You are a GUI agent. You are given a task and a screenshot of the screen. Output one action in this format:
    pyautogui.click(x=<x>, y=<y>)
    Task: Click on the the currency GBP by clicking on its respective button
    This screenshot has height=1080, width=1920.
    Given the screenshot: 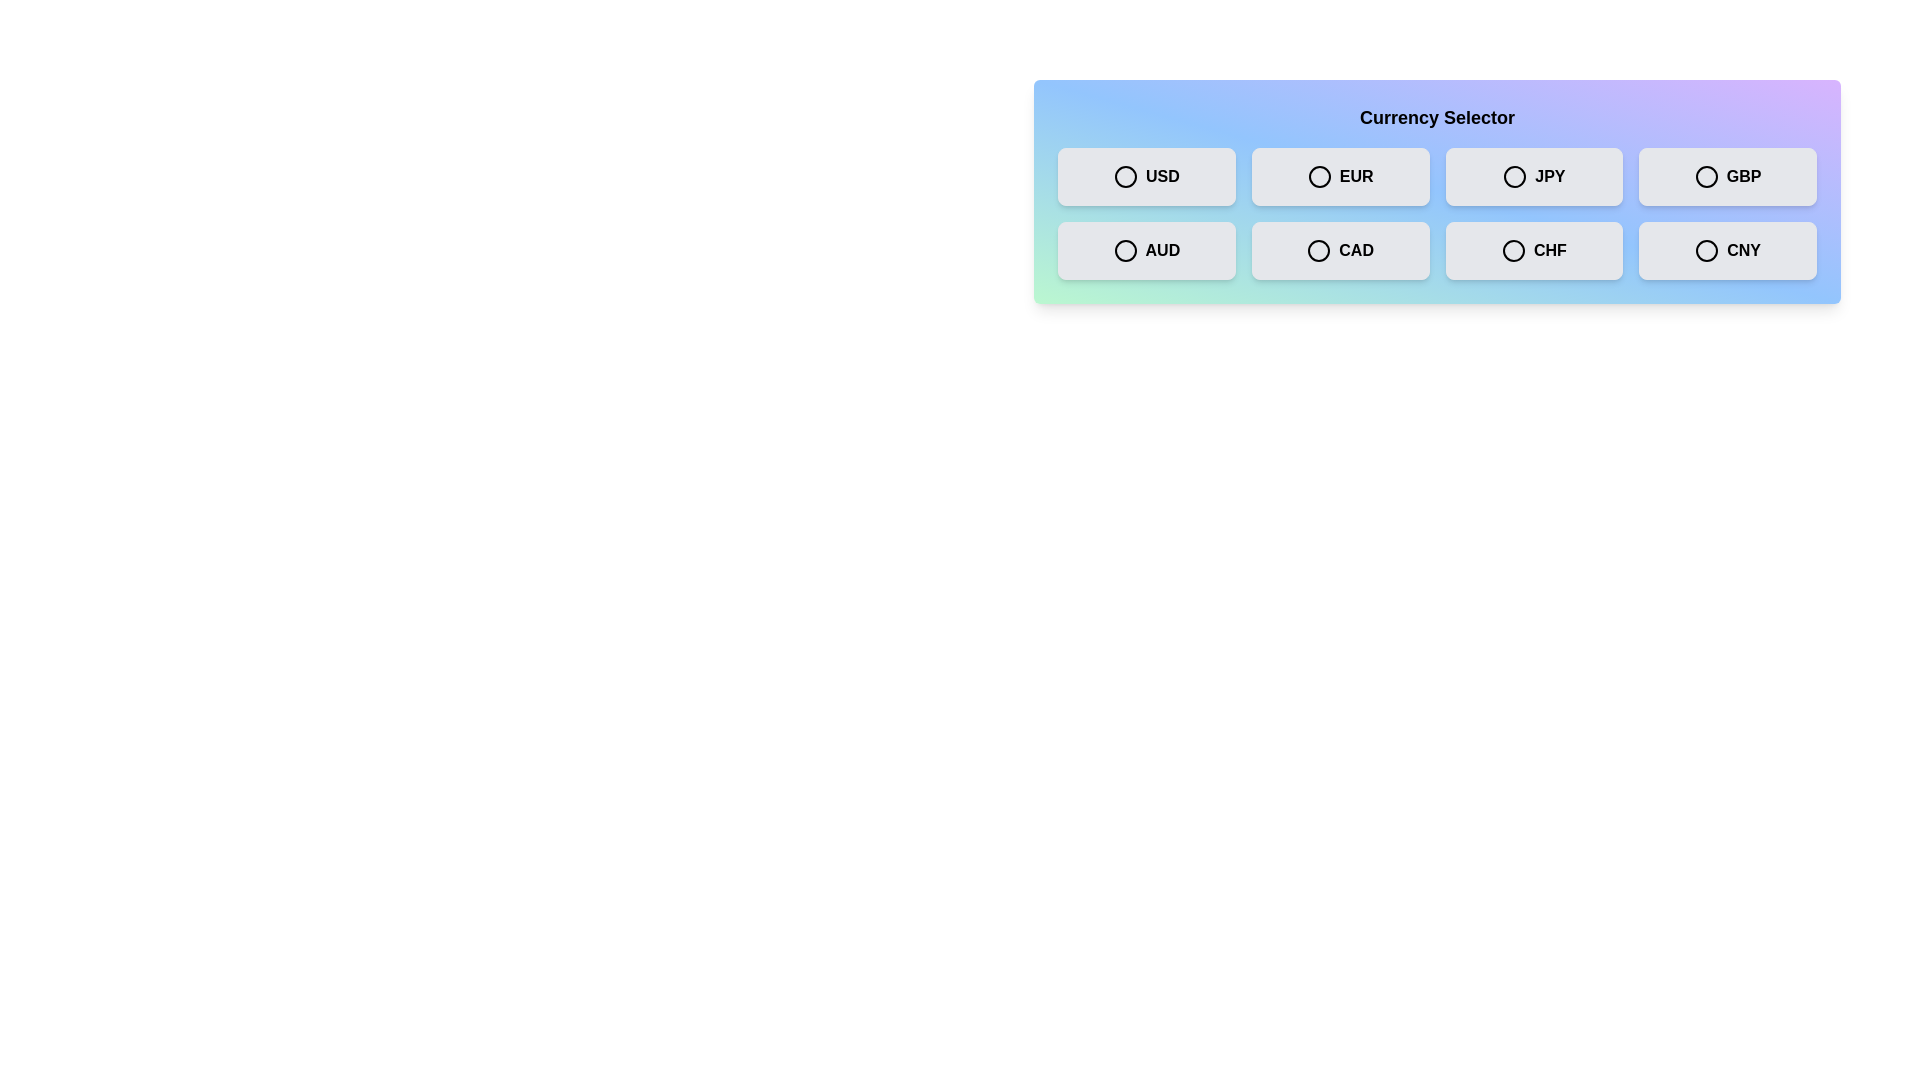 What is the action you would take?
    pyautogui.click(x=1727, y=176)
    